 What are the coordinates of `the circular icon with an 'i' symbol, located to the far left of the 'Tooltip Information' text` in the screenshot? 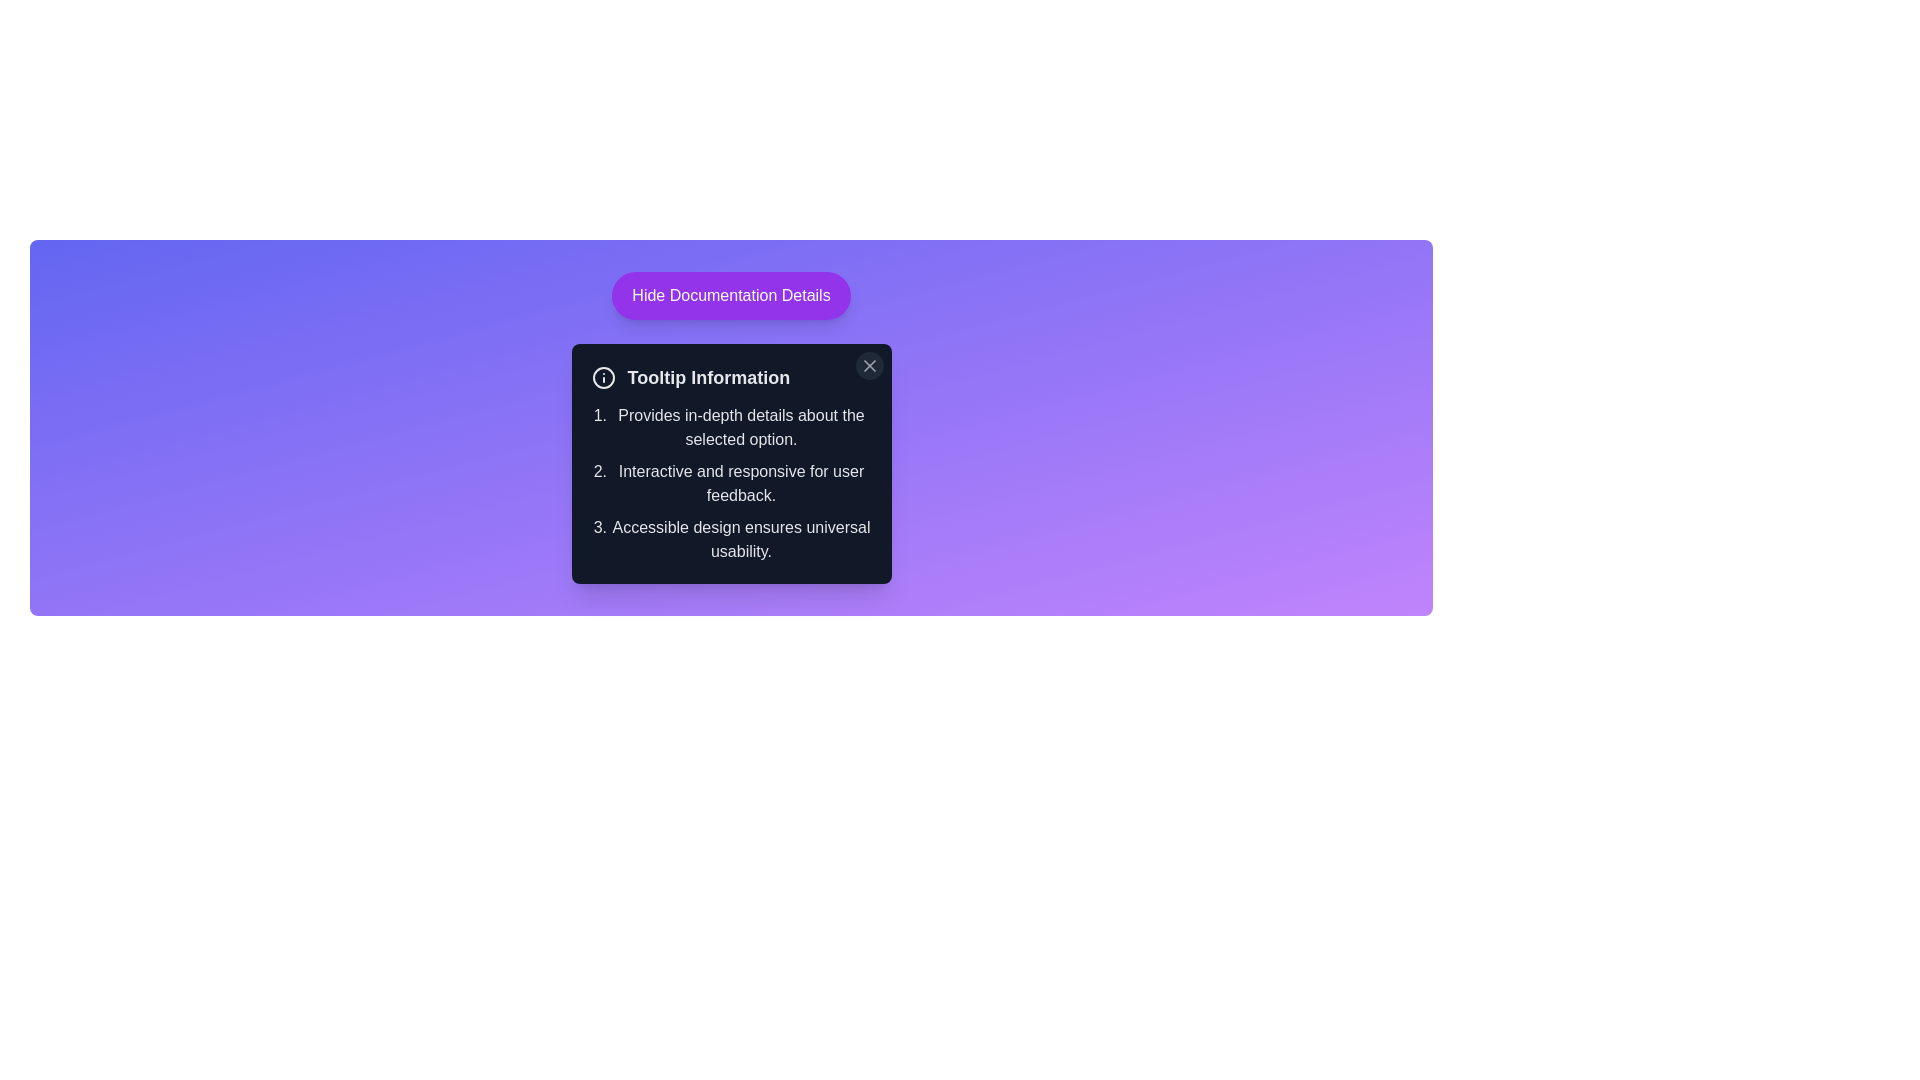 It's located at (602, 378).